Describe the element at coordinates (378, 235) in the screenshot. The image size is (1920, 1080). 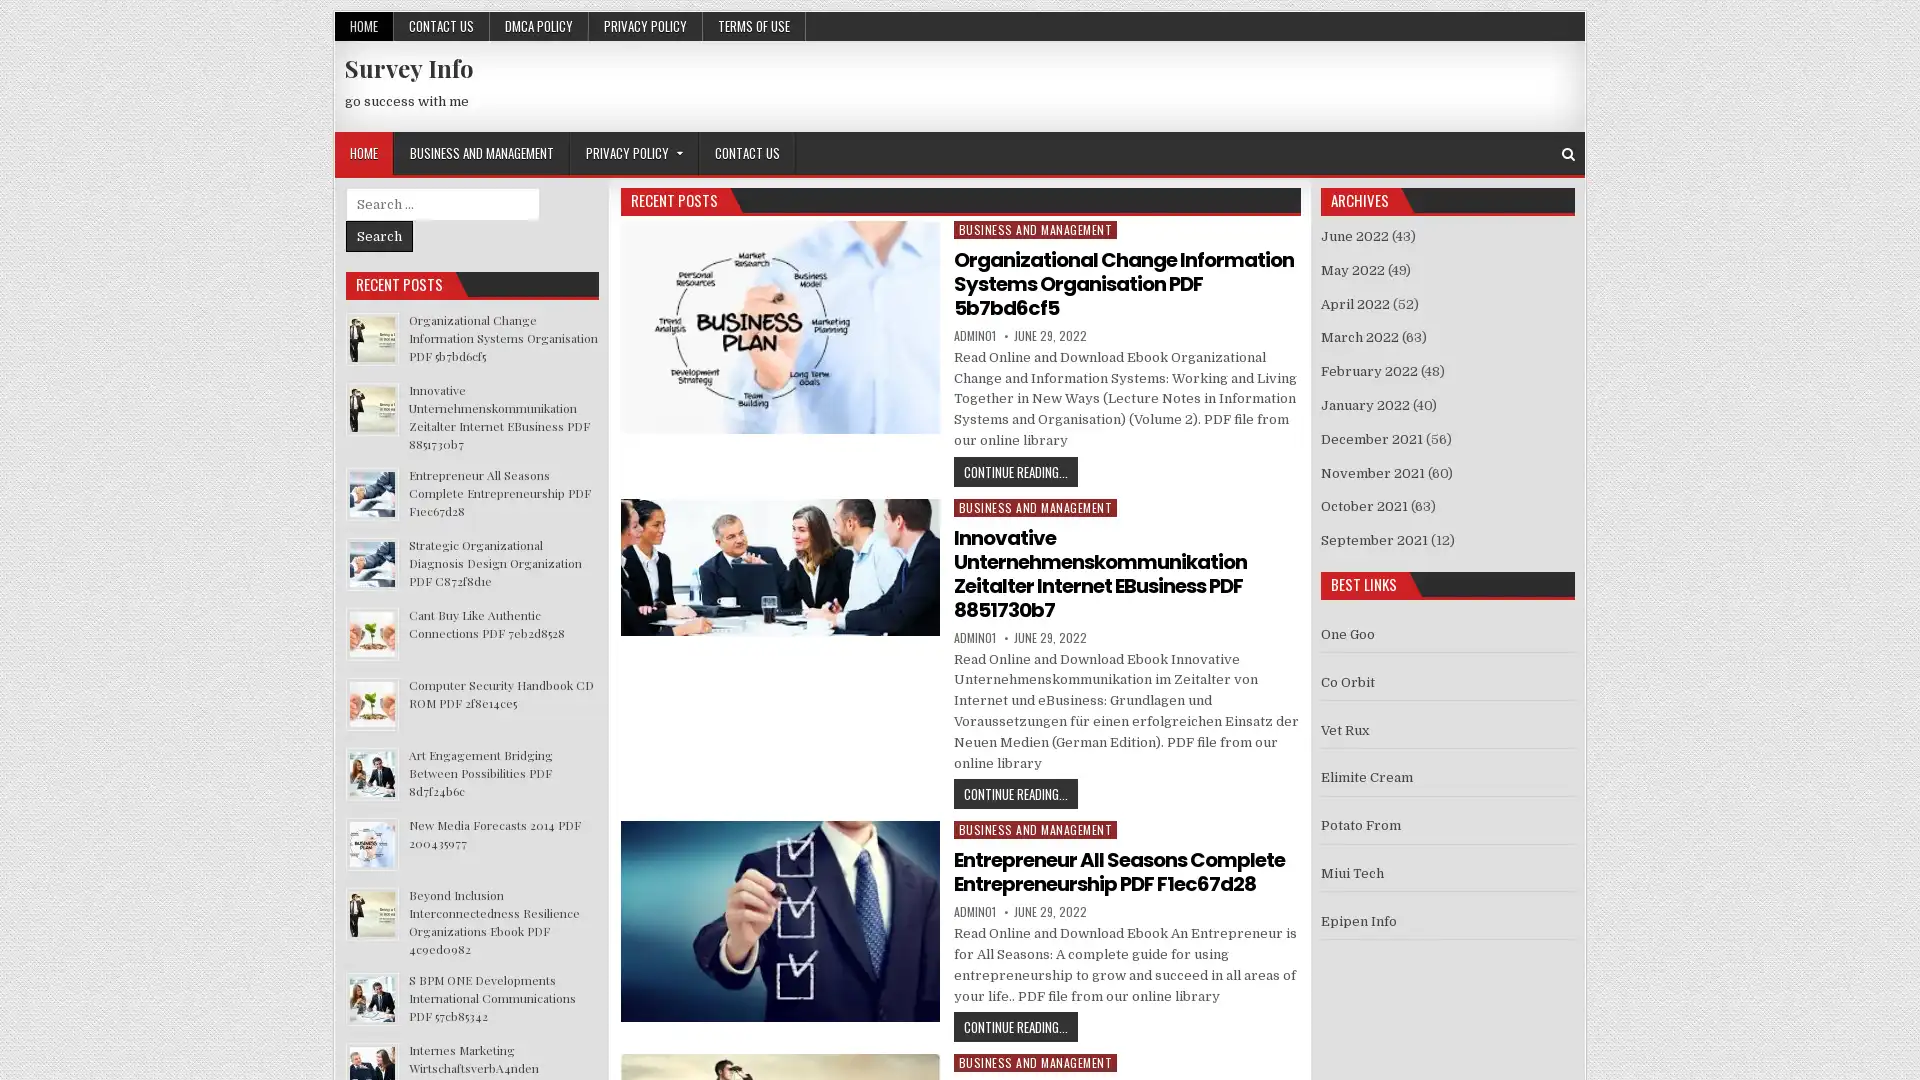
I see `Search` at that location.